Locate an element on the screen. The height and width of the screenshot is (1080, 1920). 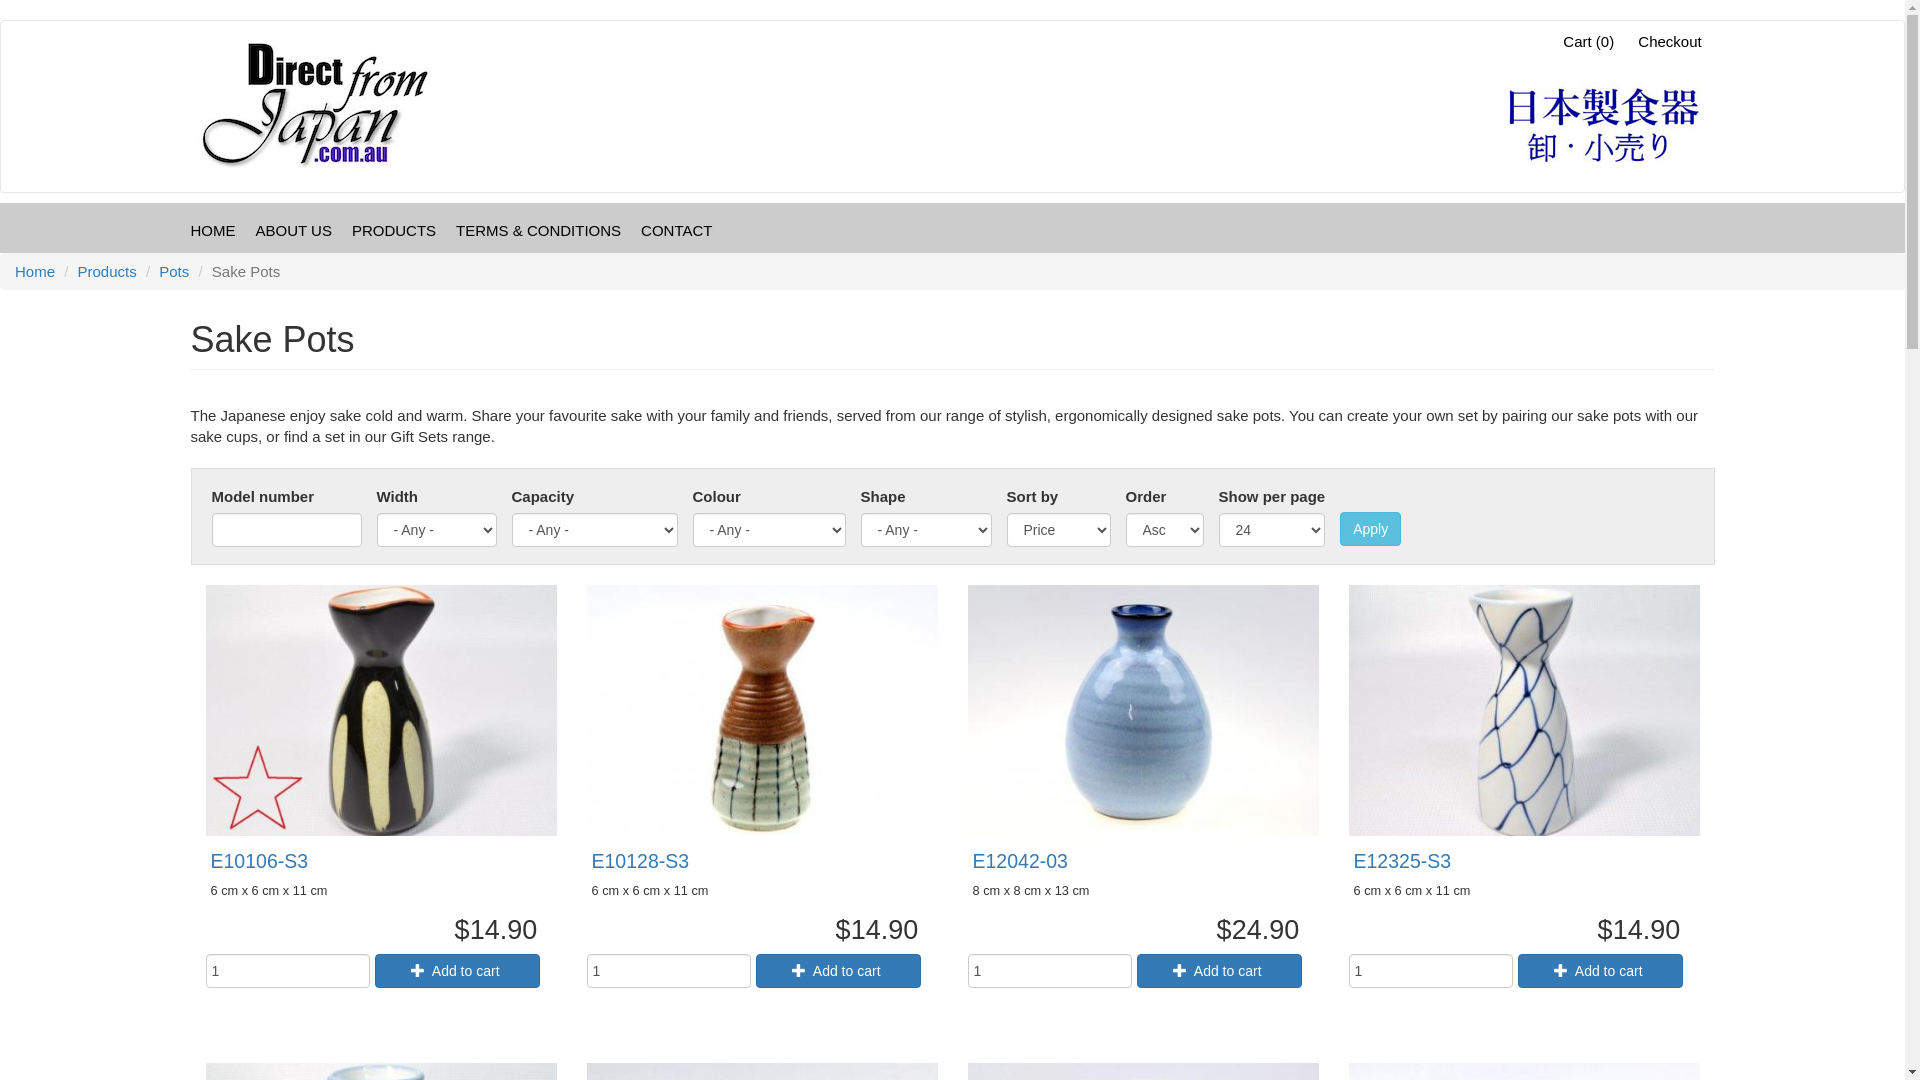
'ABOUT US' is located at coordinates (254, 229).